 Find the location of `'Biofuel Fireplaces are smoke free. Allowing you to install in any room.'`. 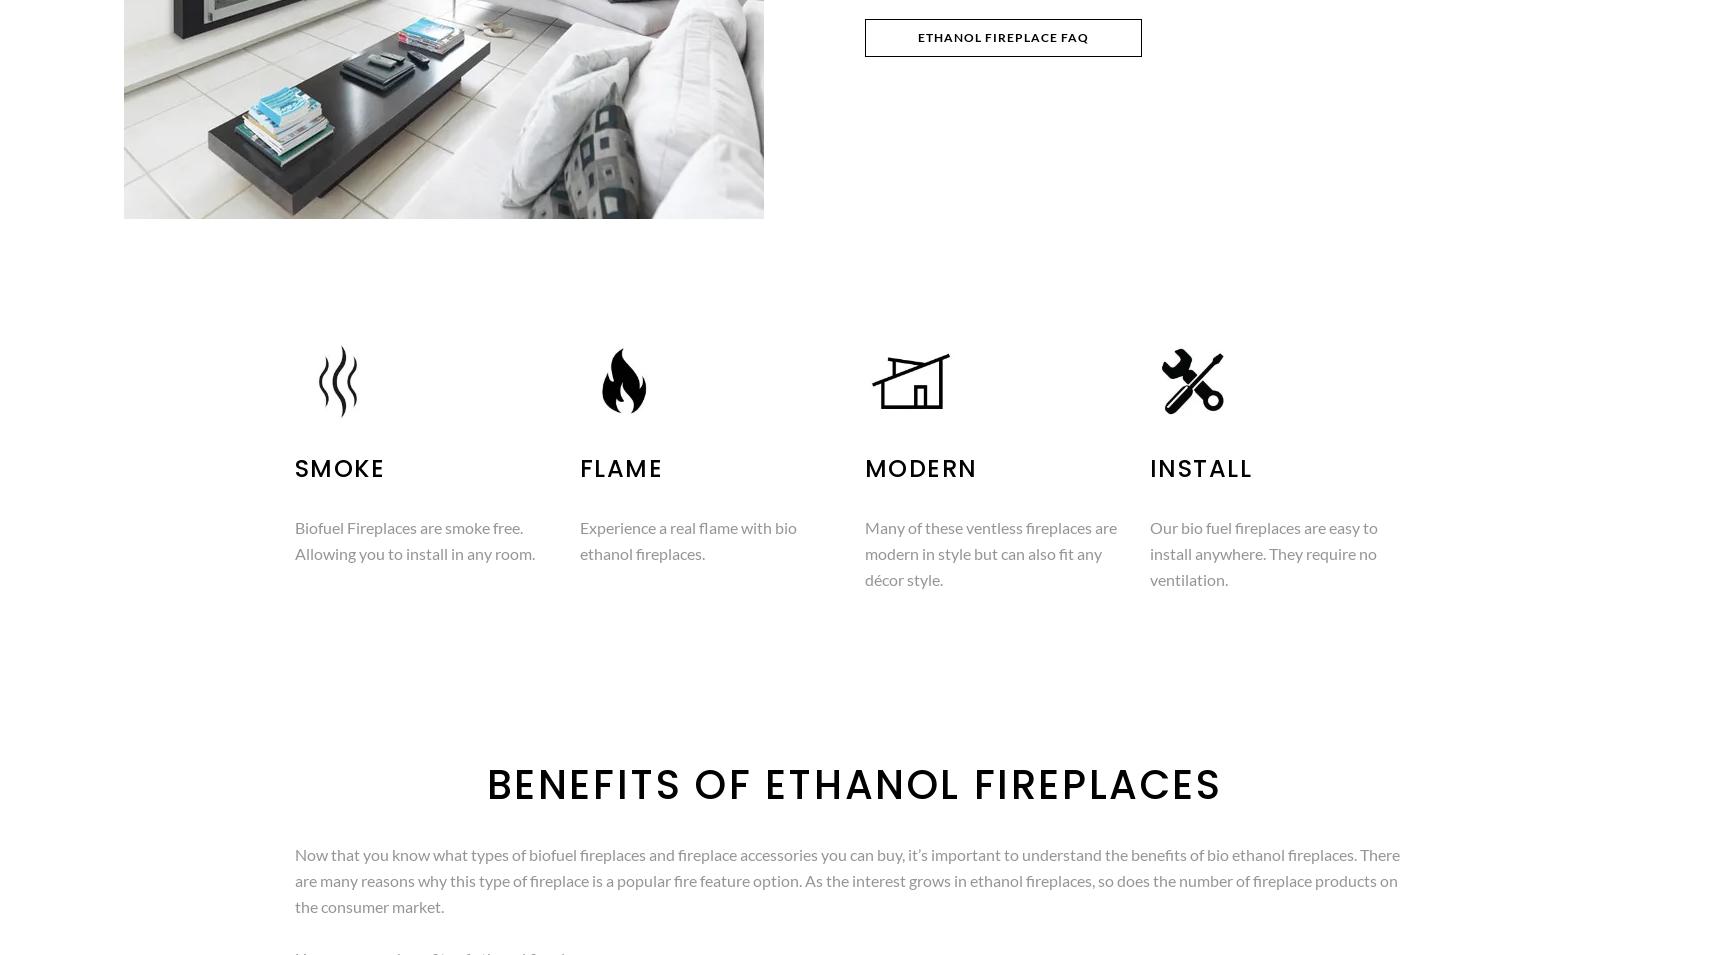

'Biofuel Fireplaces are smoke free. Allowing you to install in any room.' is located at coordinates (292, 540).